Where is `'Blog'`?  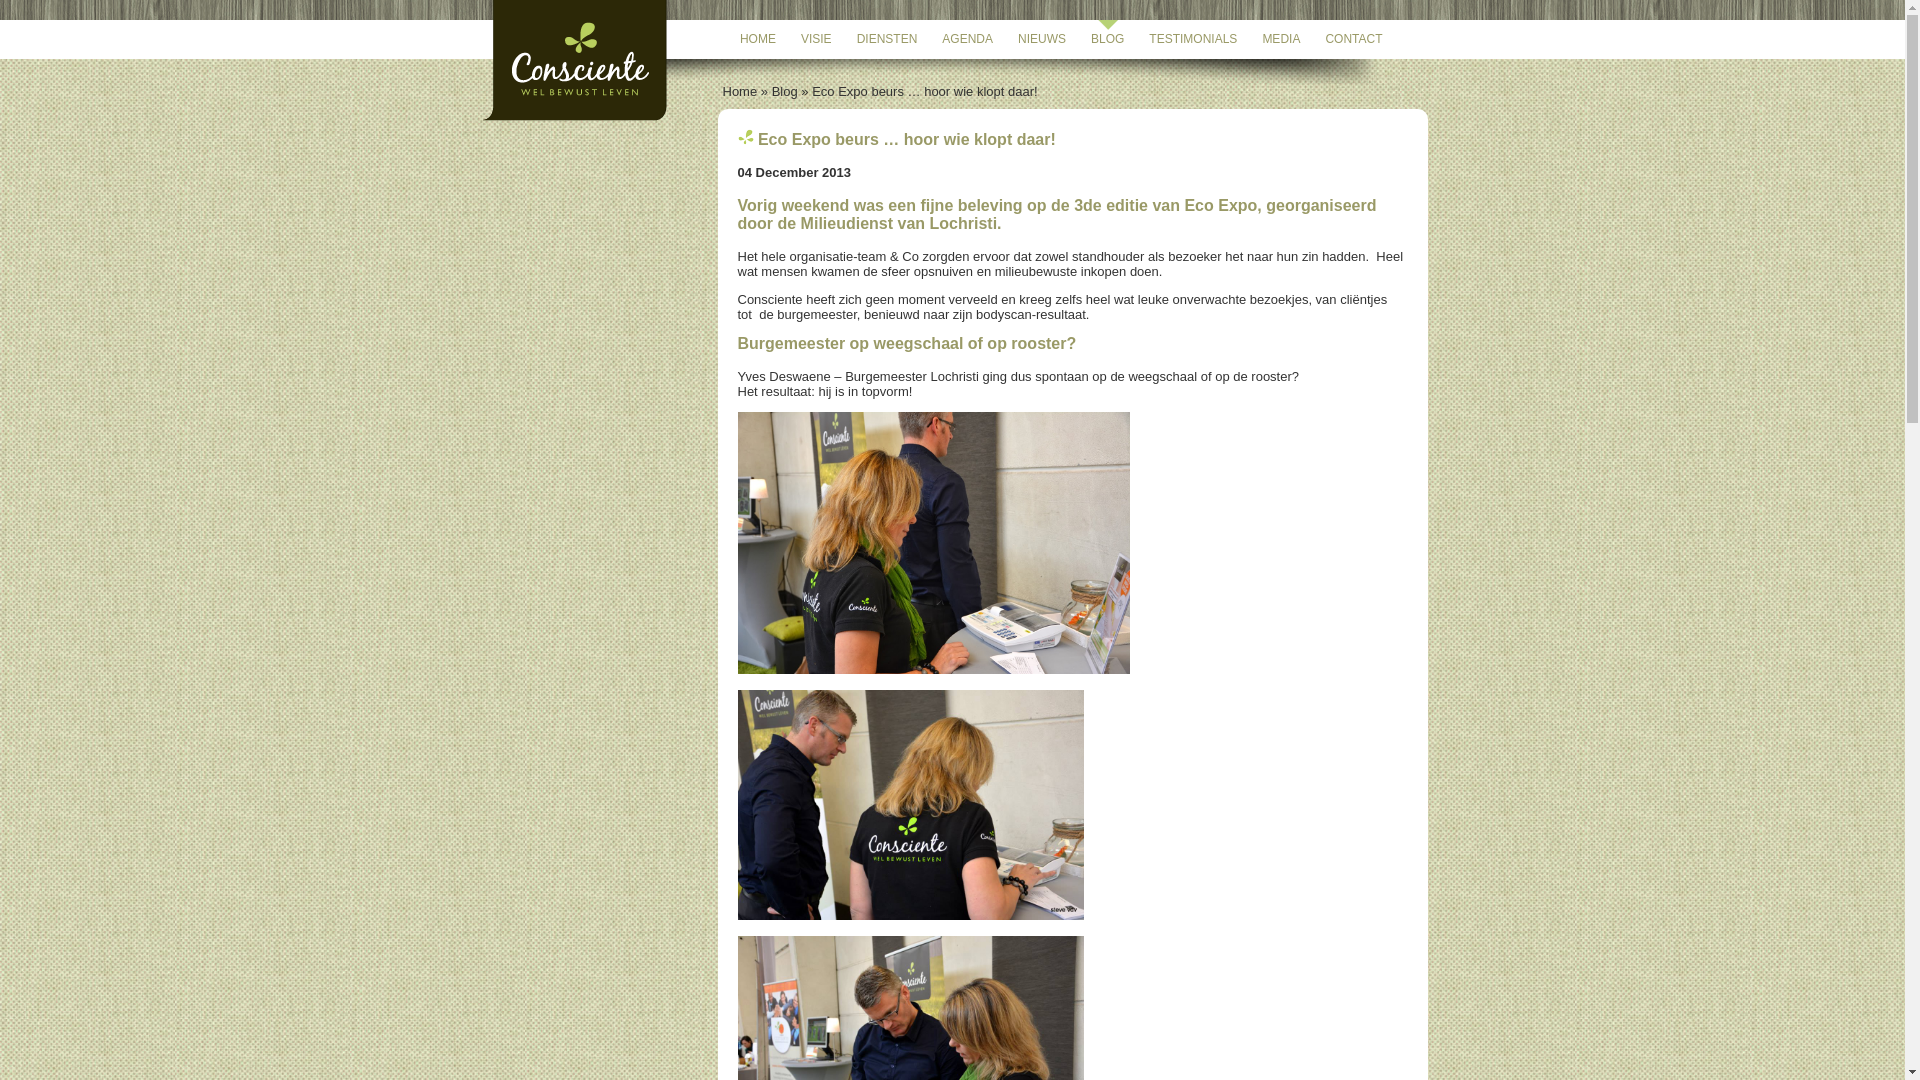 'Blog' is located at coordinates (784, 91).